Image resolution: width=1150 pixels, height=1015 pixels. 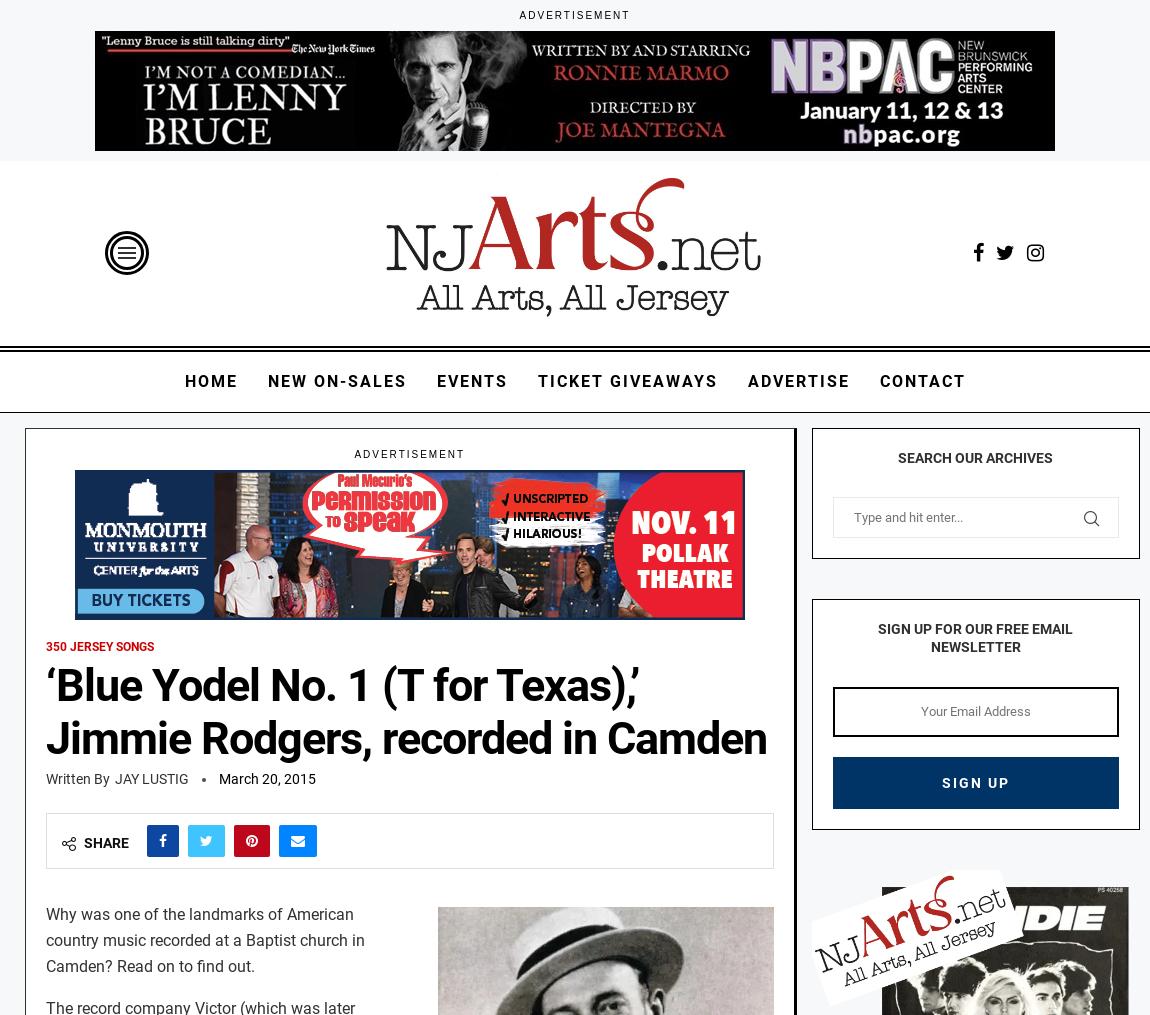 What do you see at coordinates (250, 890) in the screenshot?
I see `'Pinterest'` at bounding box center [250, 890].